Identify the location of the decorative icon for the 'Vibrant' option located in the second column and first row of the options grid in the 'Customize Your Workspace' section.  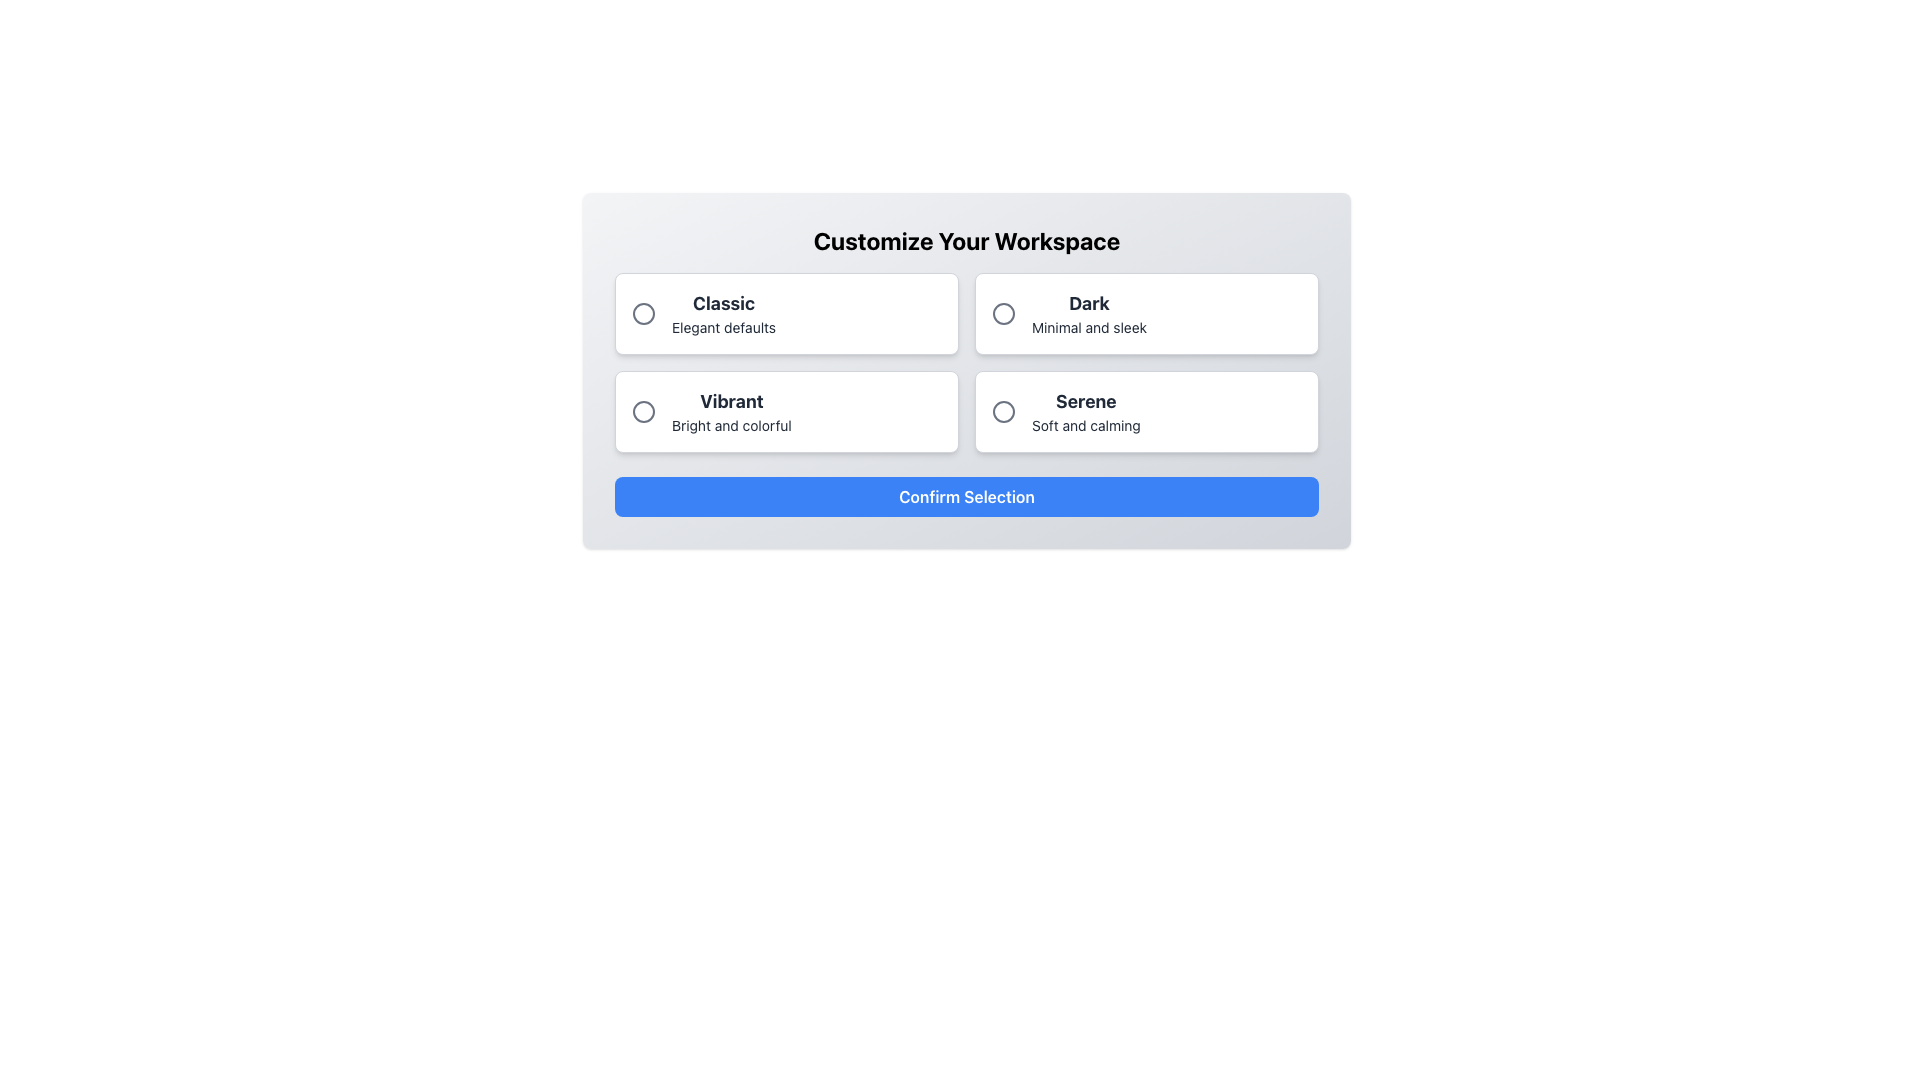
(643, 411).